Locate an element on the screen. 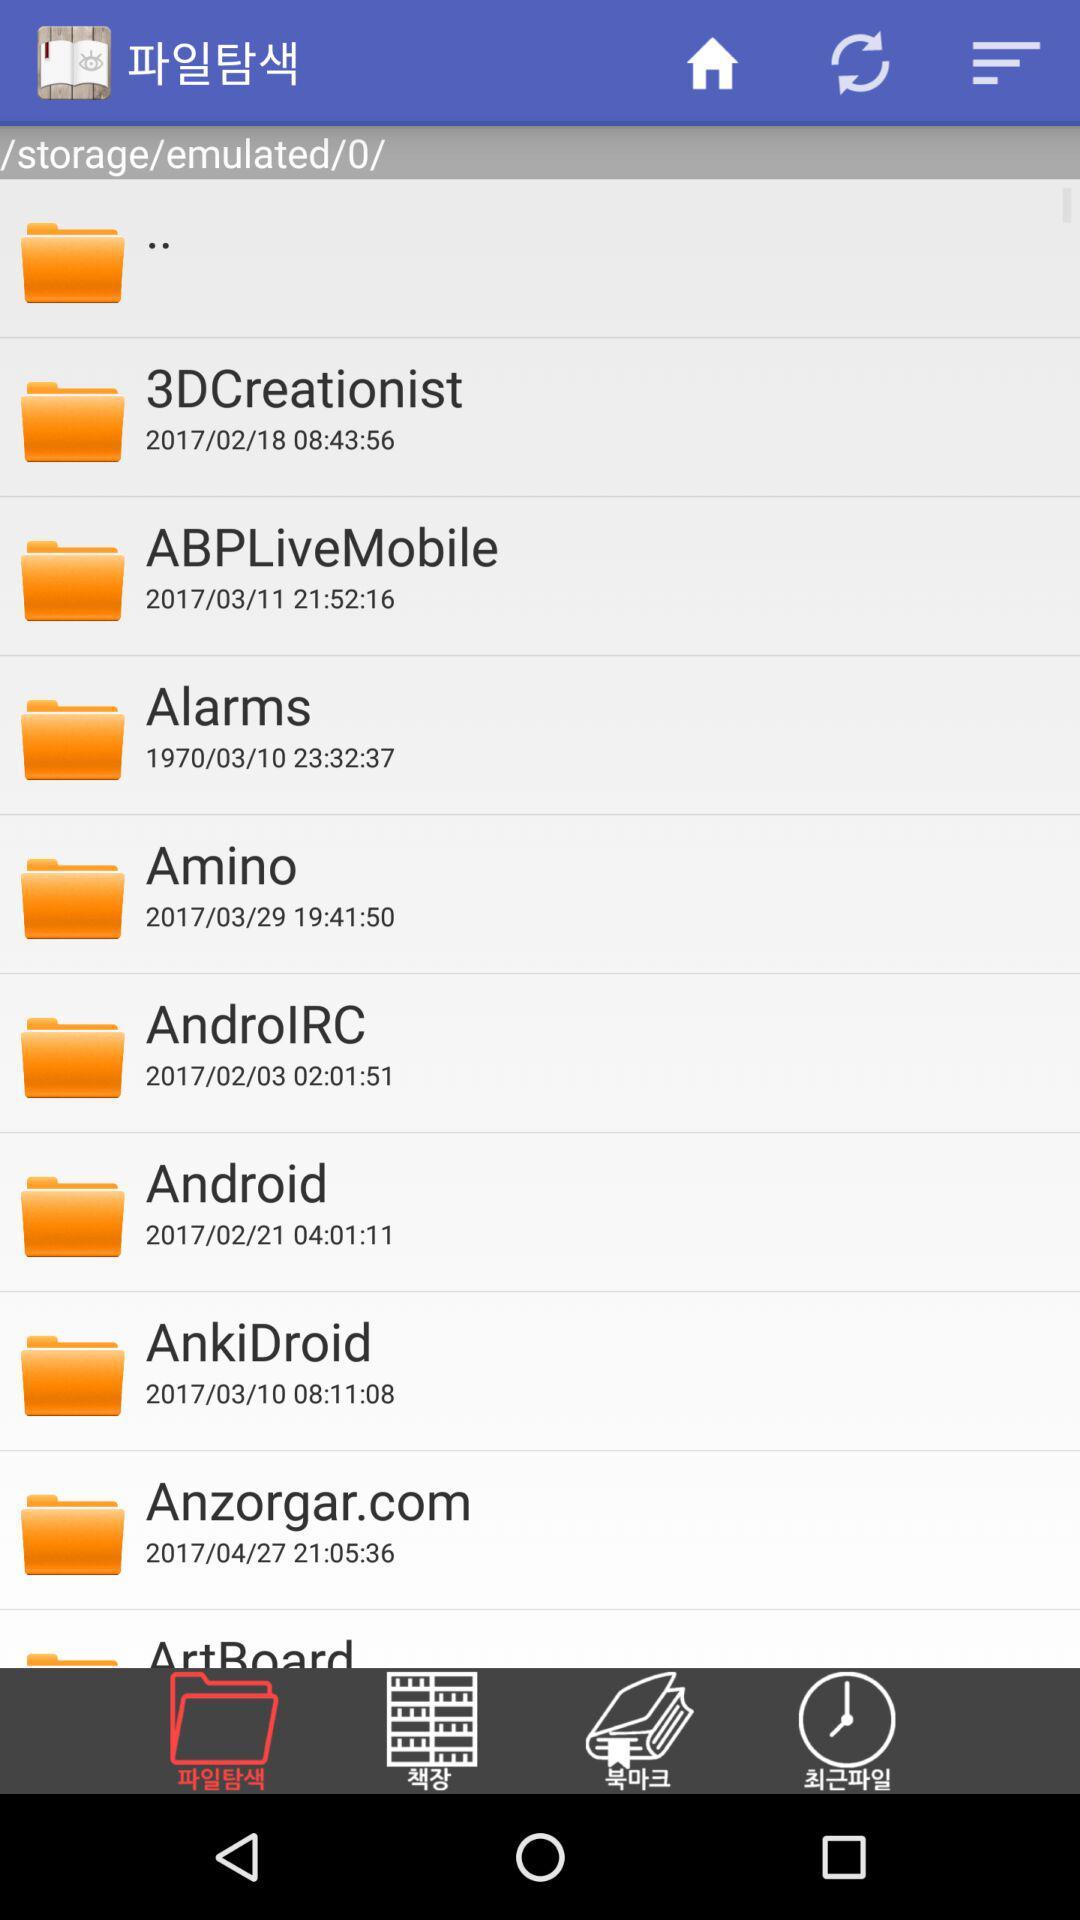  the item above 2017 03 10 icon is located at coordinates (598, 1340).